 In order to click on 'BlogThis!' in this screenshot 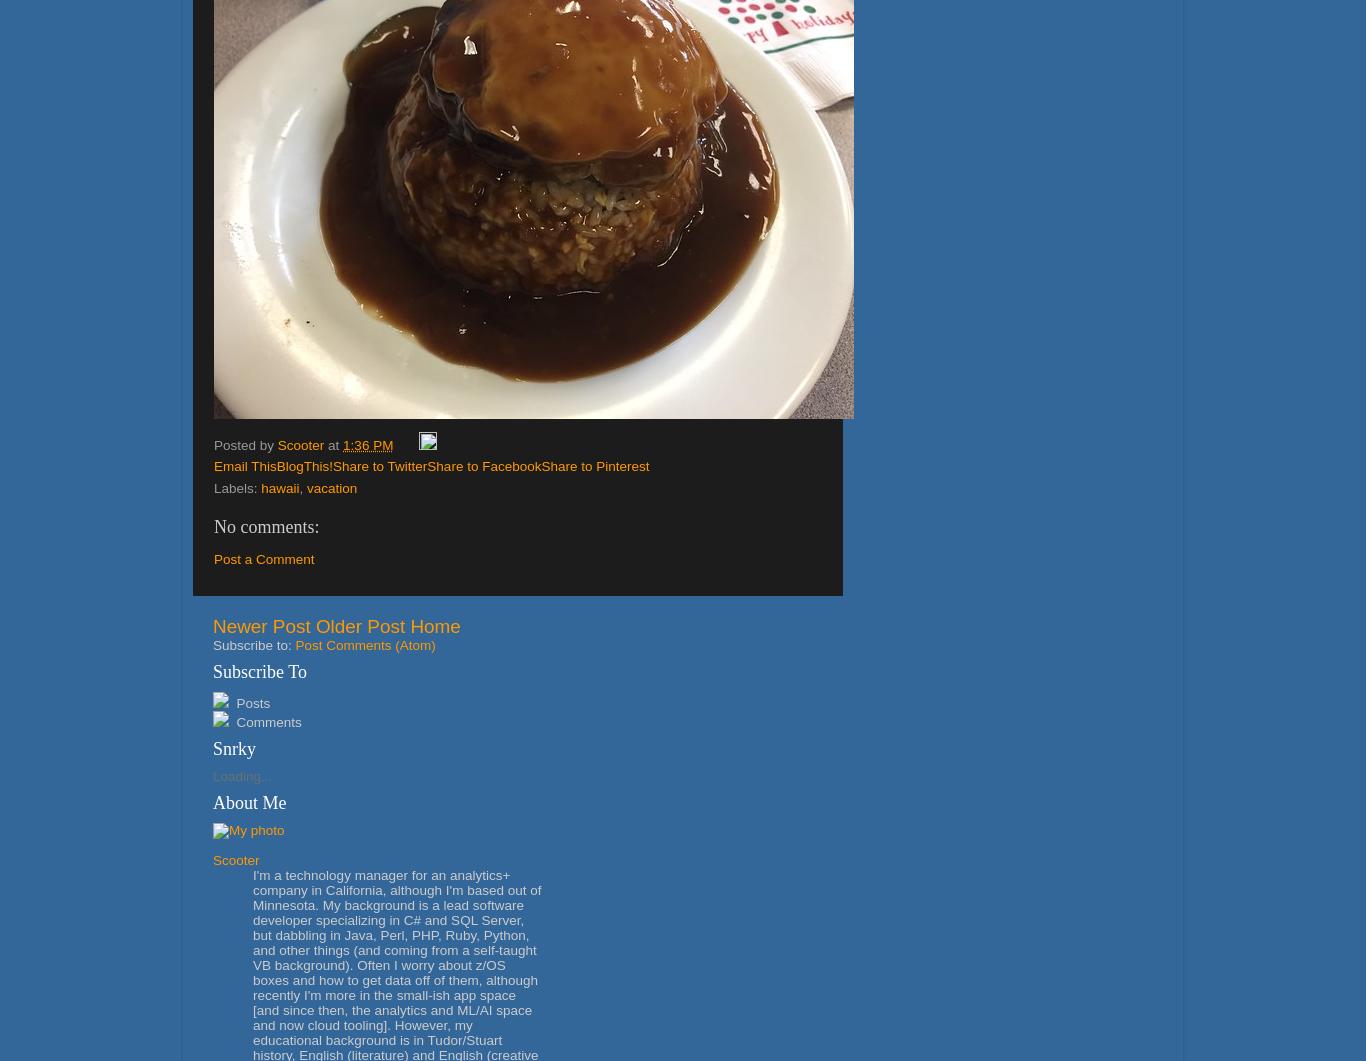, I will do `click(275, 466)`.